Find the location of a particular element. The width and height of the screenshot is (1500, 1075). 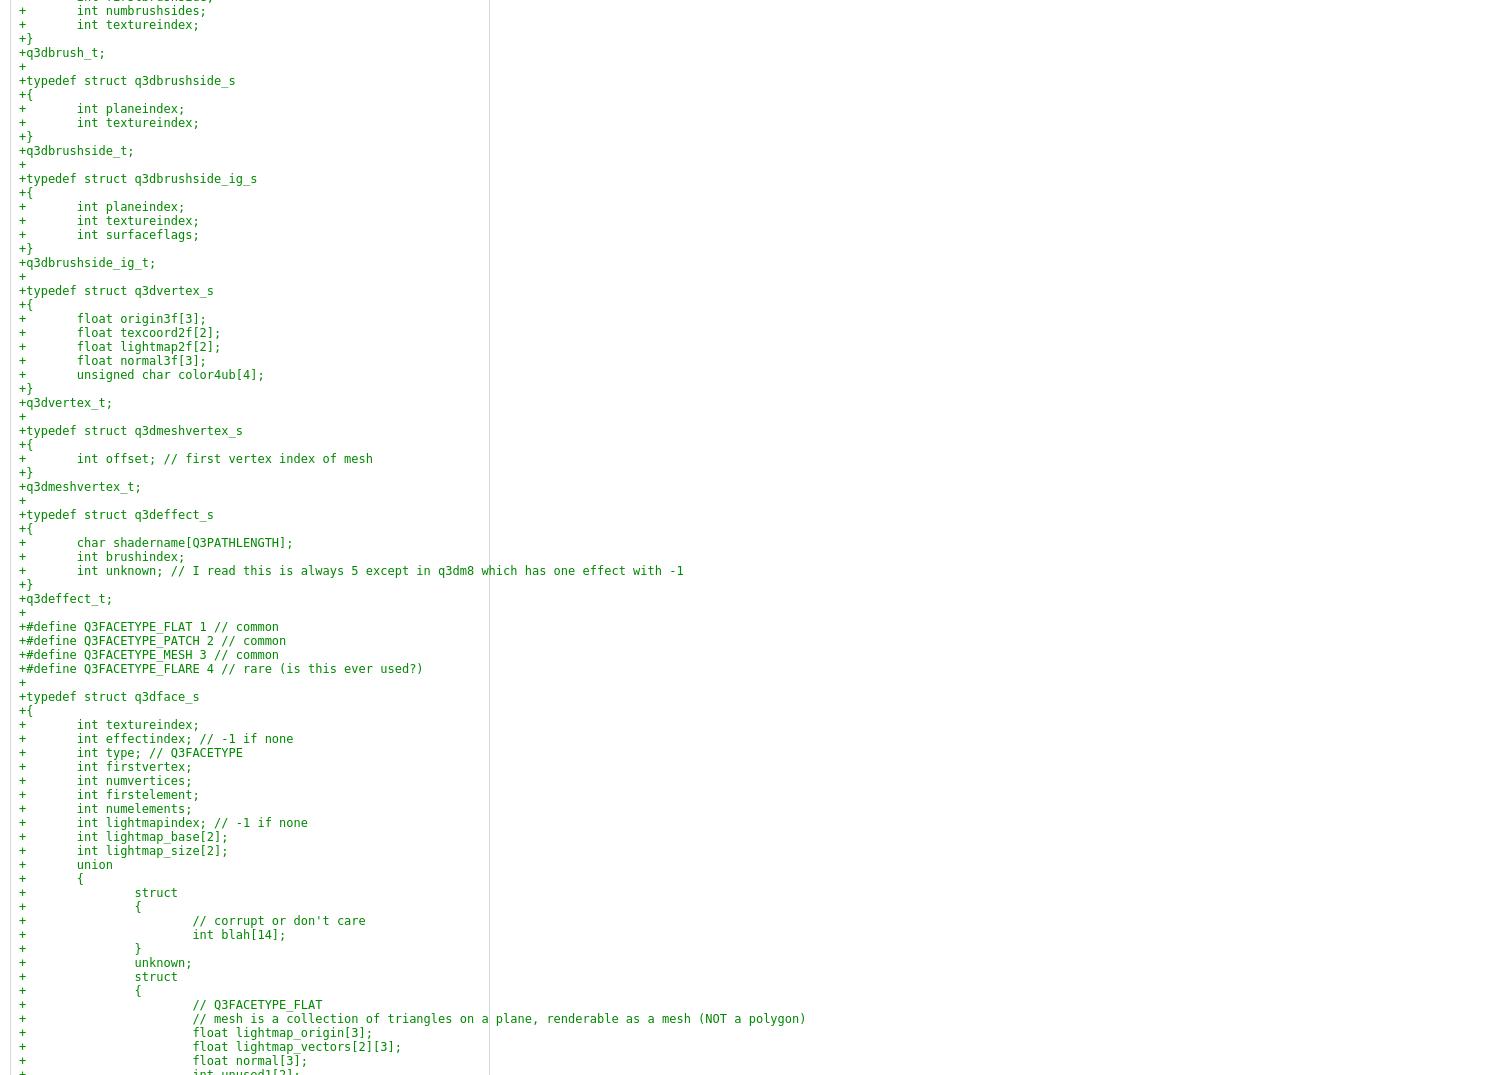

'+       int firstvertex;' is located at coordinates (104, 767).